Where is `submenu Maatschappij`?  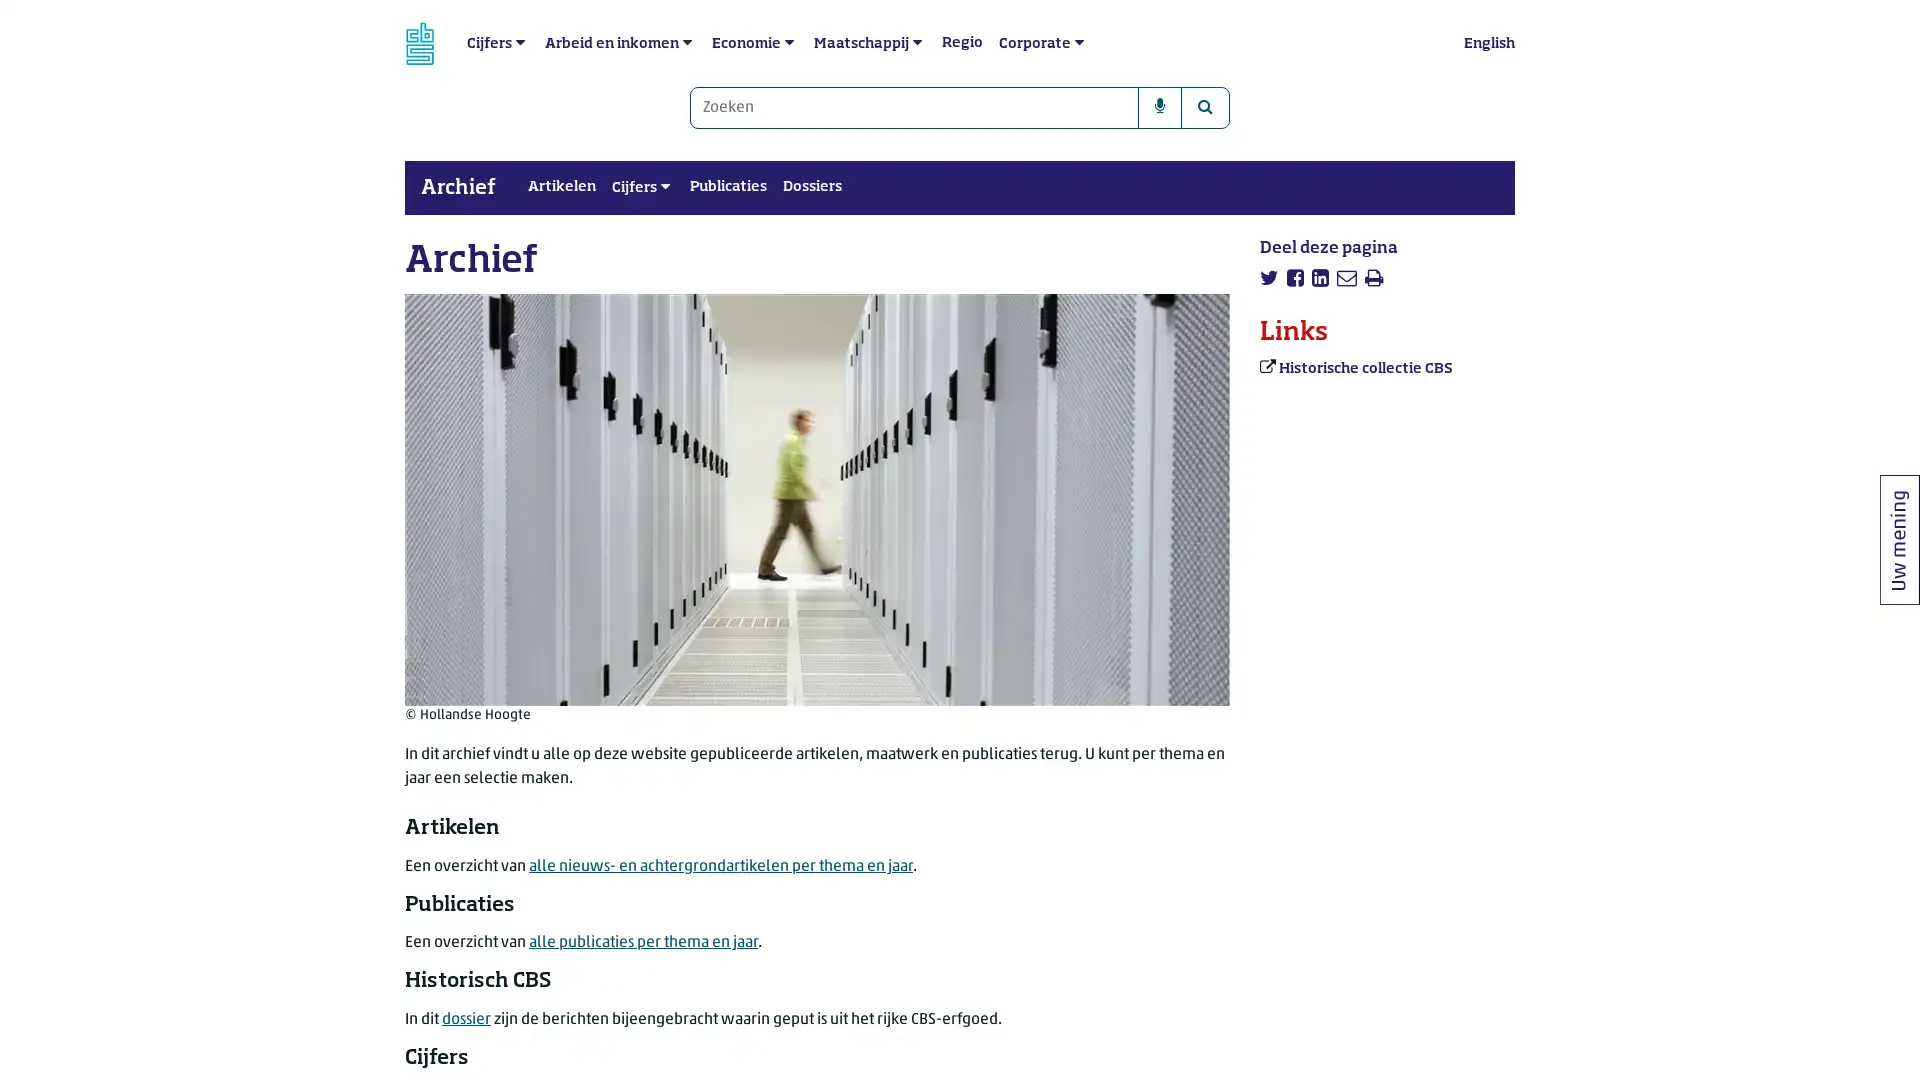
submenu Maatschappij is located at coordinates (916, 42).